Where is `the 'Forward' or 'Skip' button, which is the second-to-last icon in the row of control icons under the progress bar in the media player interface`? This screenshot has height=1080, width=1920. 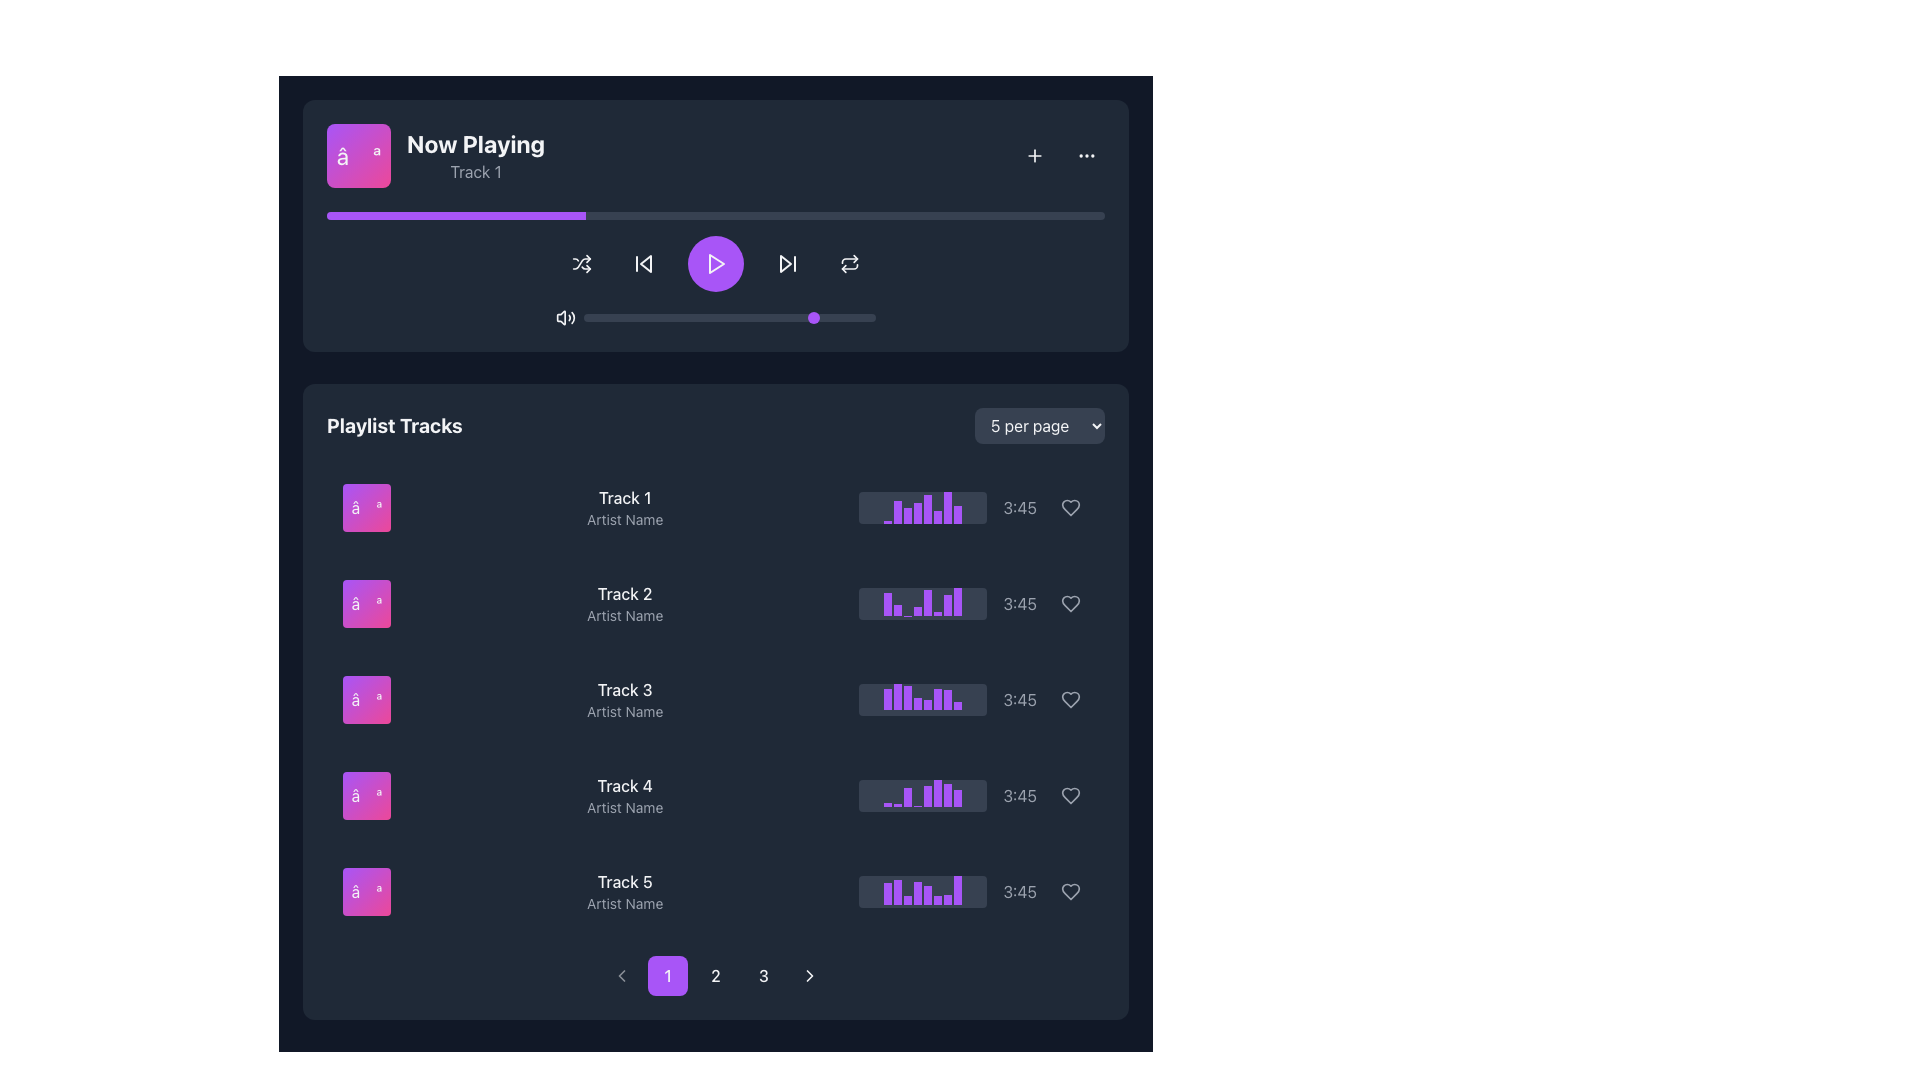
the 'Forward' or 'Skip' button, which is the second-to-last icon in the row of control icons under the progress bar in the media player interface is located at coordinates (785, 262).